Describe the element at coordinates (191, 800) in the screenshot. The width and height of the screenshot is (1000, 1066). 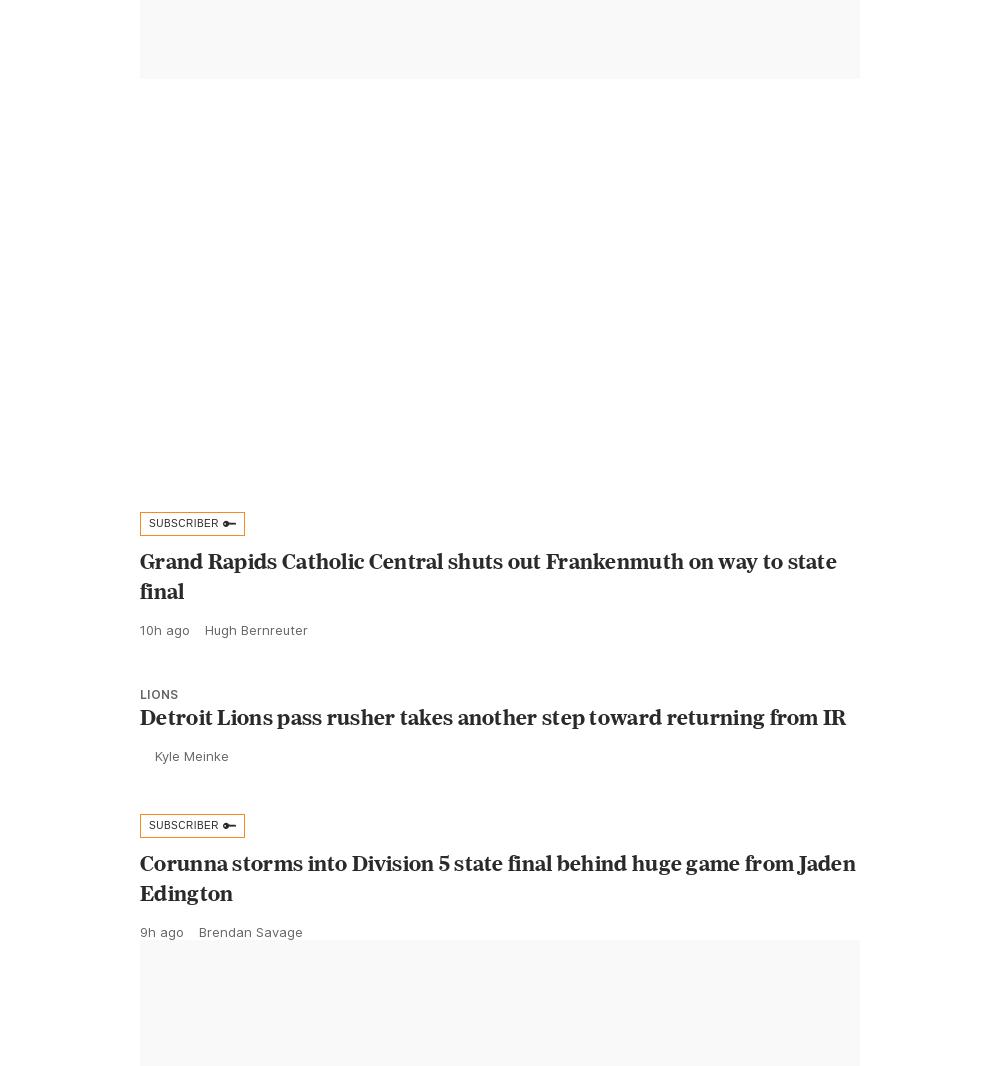
I see `'Kyle Meinke'` at that location.